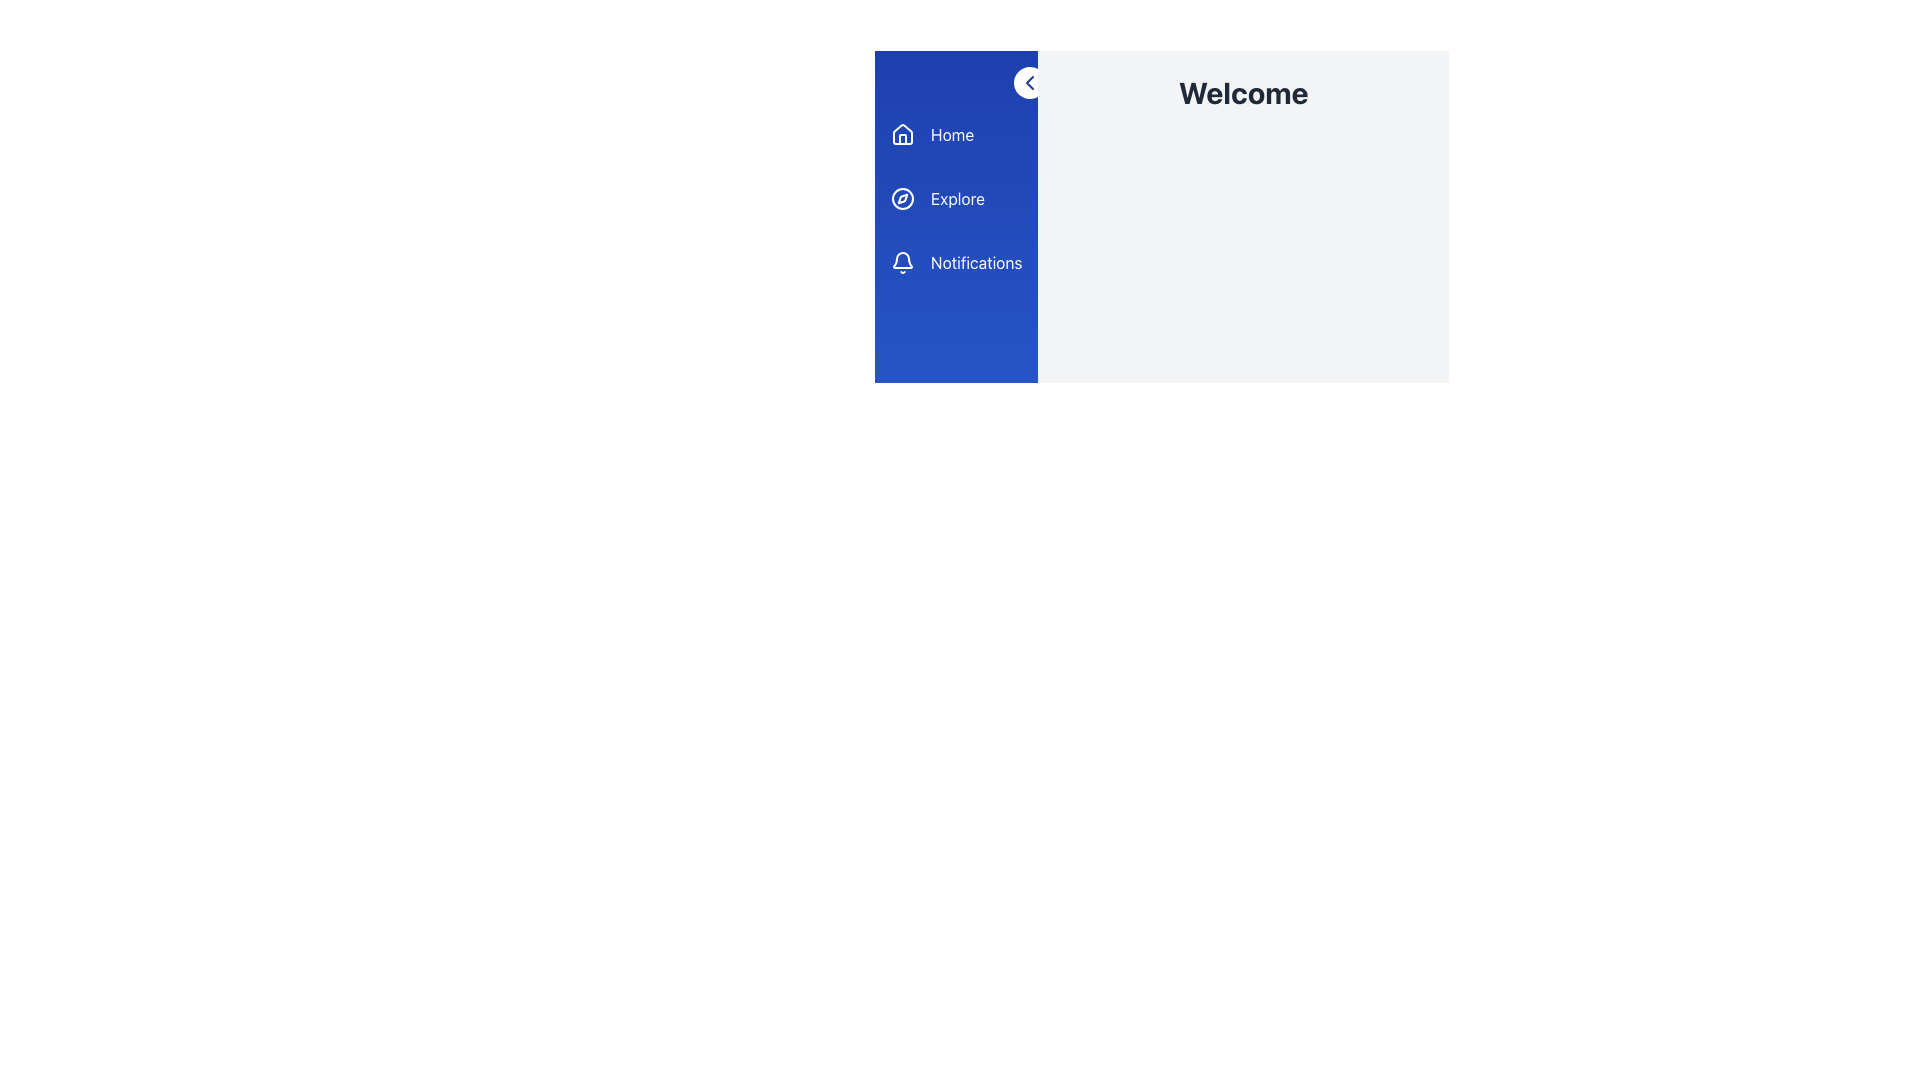  Describe the element at coordinates (1030, 82) in the screenshot. I see `the leftward chevron graphic within the white circular button labeled 'Close/Open Sidebar' located at the upper-right corner of the blue sidebar` at that location.